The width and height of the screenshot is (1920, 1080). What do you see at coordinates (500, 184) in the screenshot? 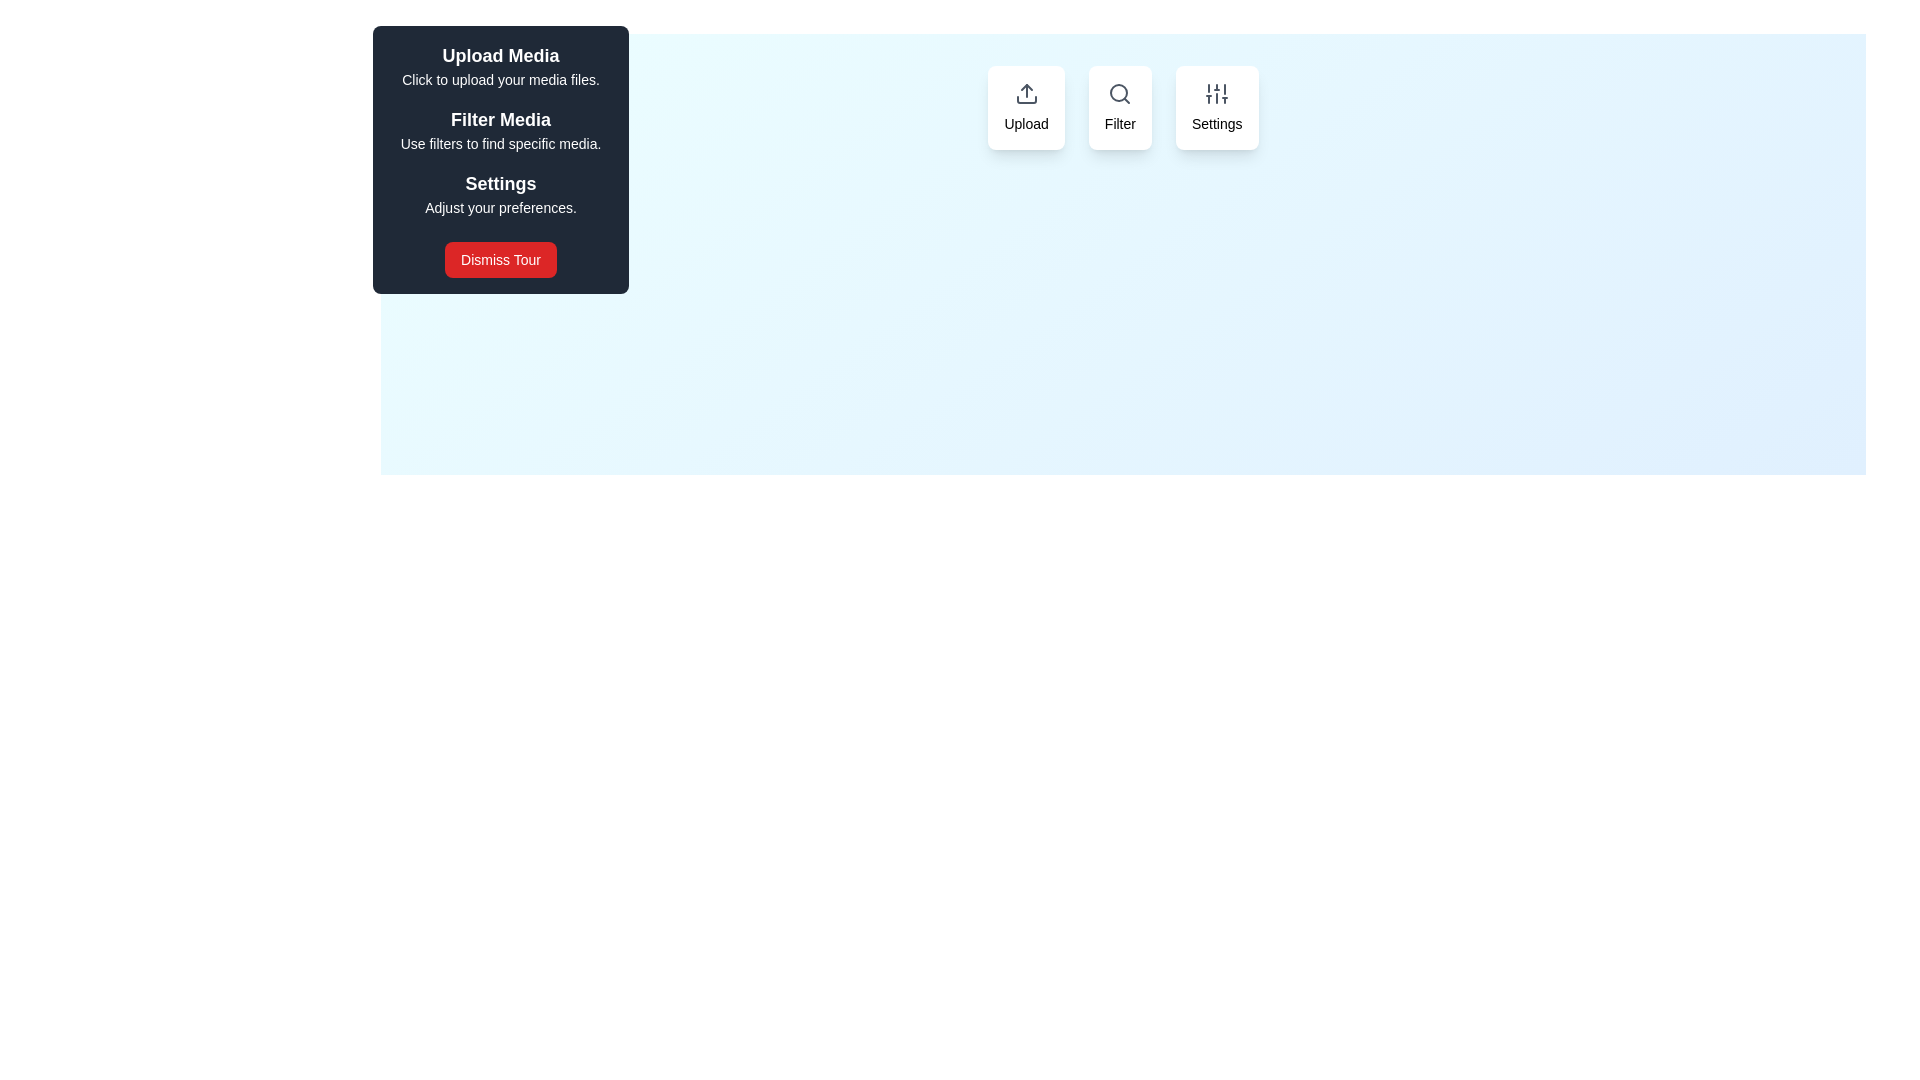
I see `the bold, large-sized text element labeled 'Settings' which is rendered in white on a dark background, located between 'Filter Media' and 'Adjust your preferences.'` at bounding box center [500, 184].